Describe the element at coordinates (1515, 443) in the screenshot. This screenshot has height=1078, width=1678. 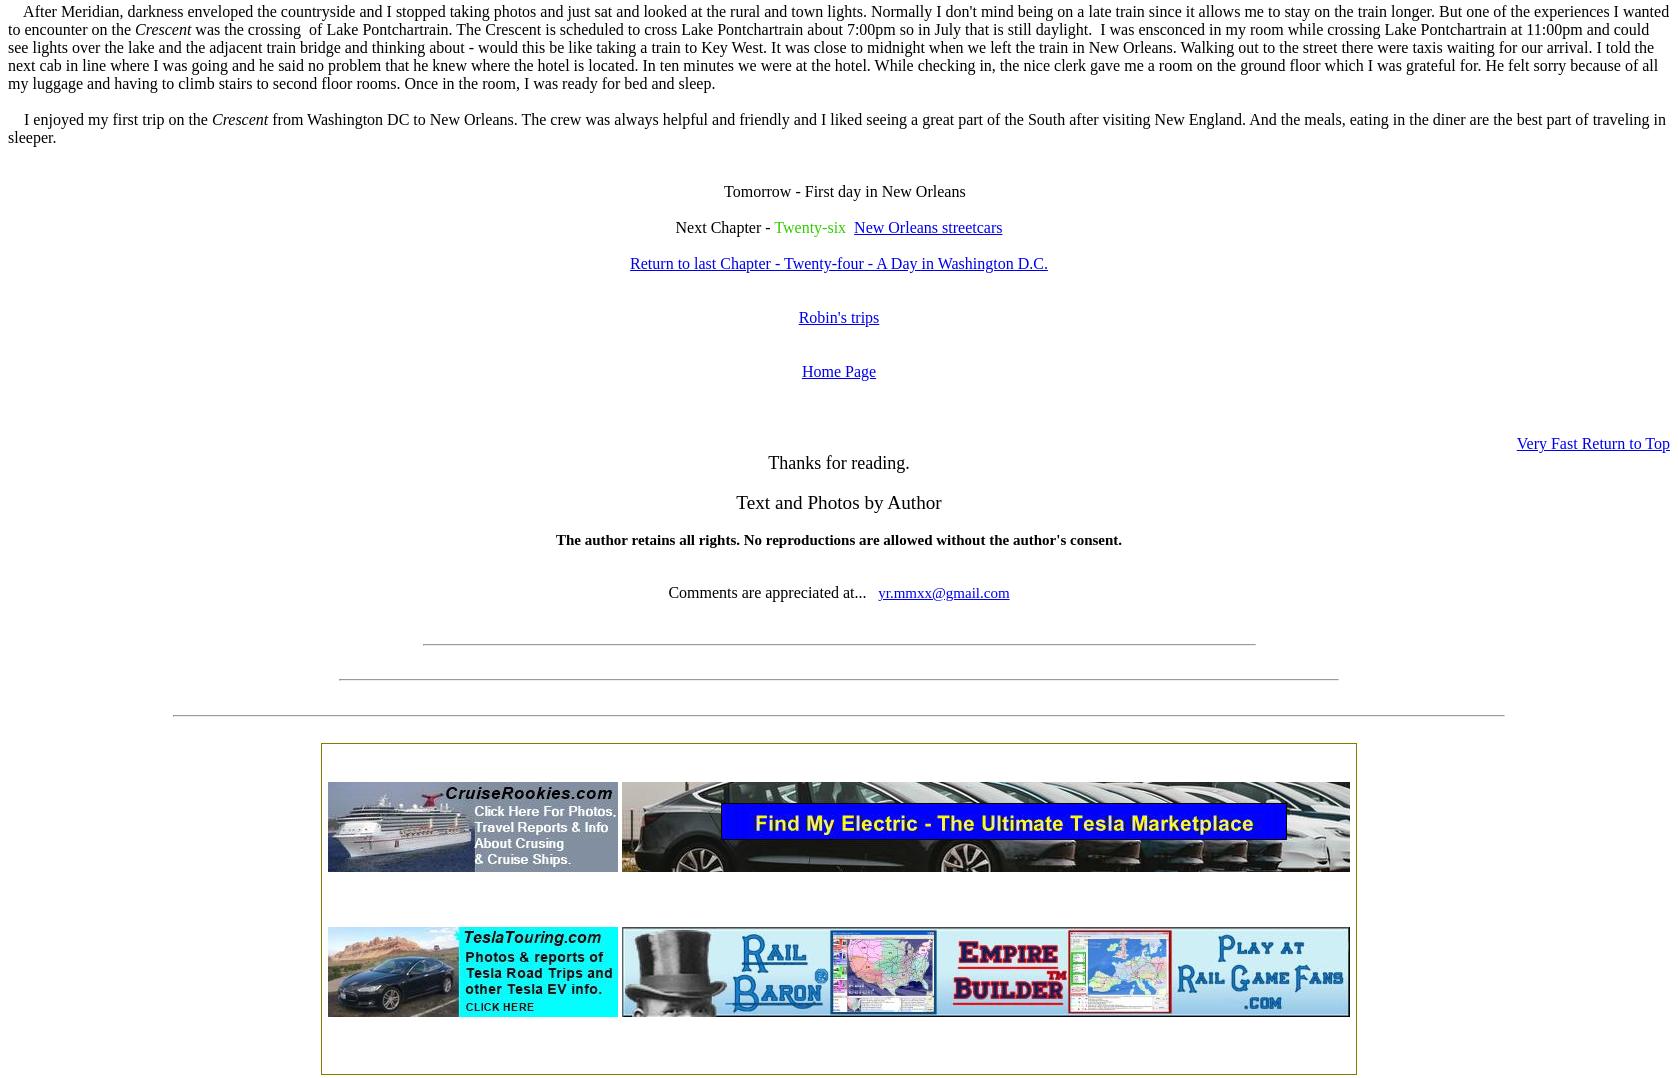
I see `'Very Fast
          Return to Top'` at that location.